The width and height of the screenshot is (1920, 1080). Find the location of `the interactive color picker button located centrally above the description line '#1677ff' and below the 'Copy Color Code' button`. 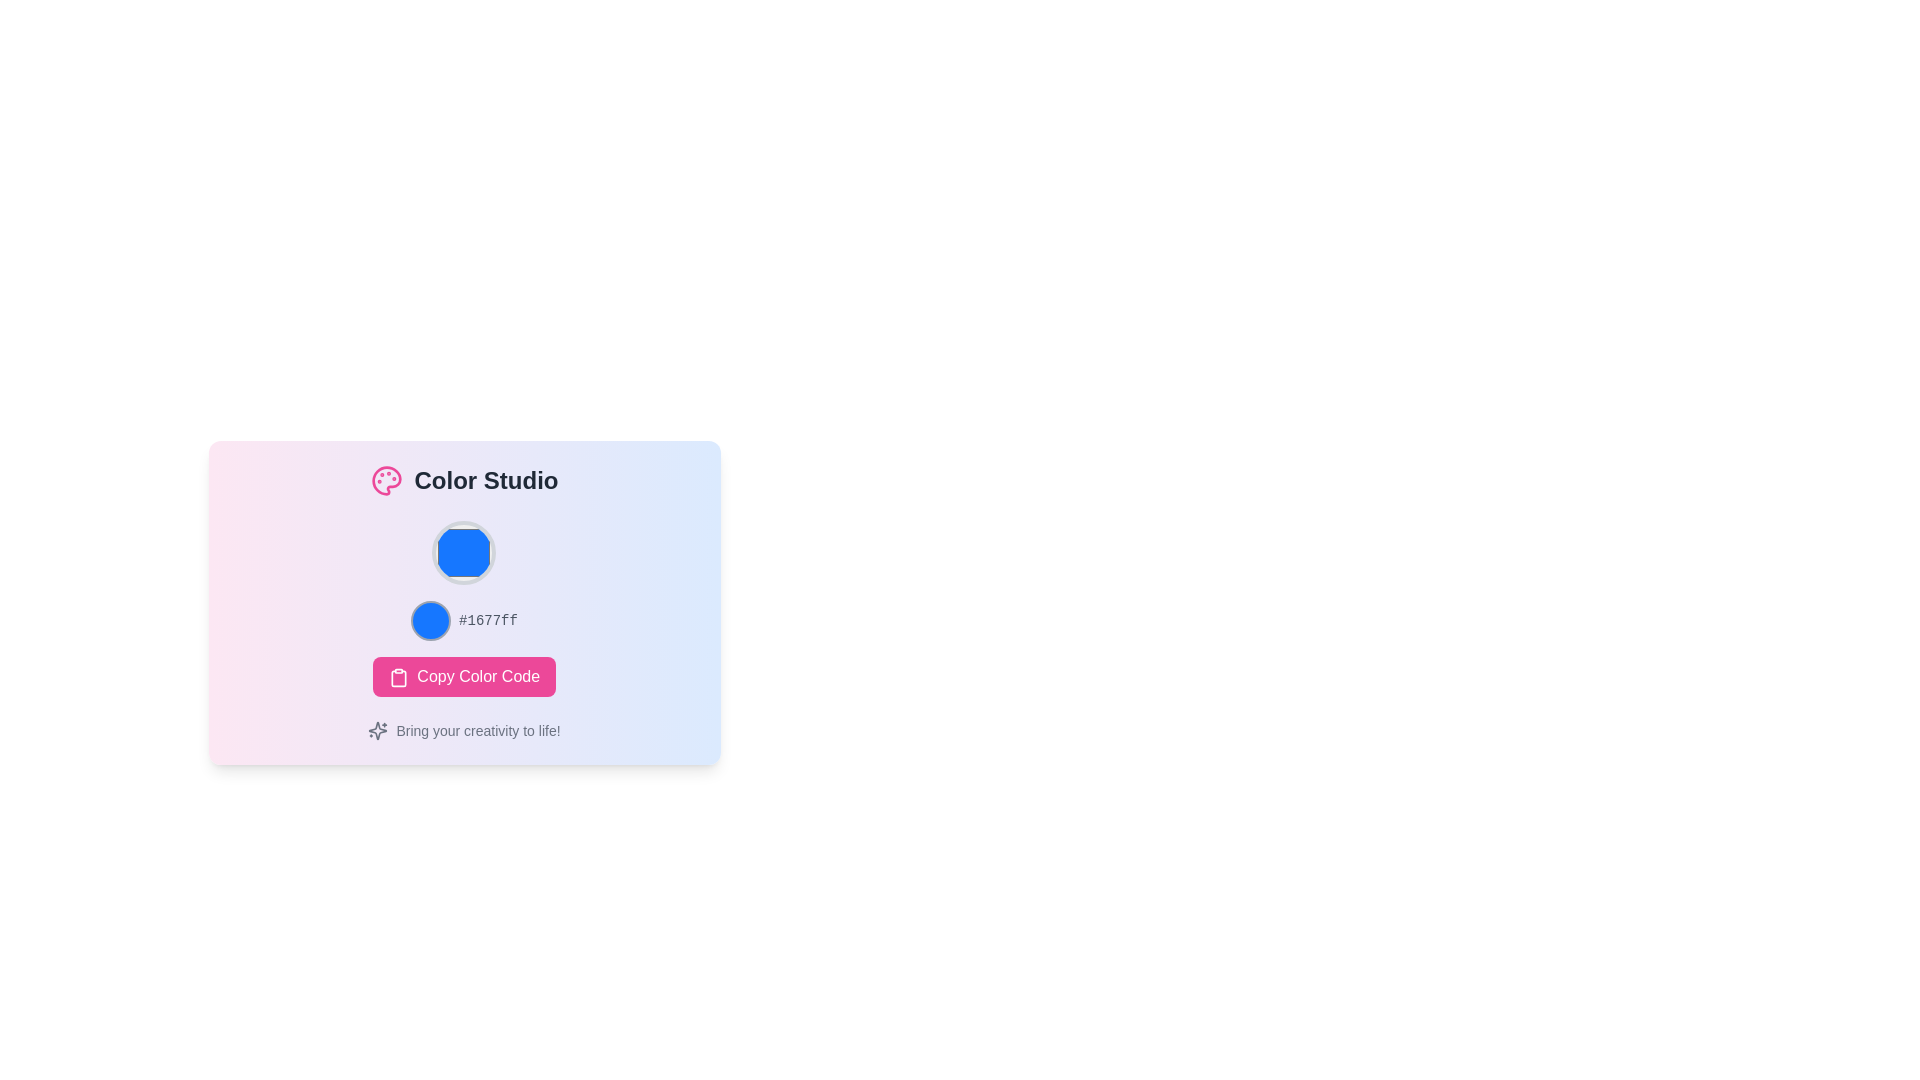

the interactive color picker button located centrally above the description line '#1677ff' and below the 'Copy Color Code' button is located at coordinates (463, 552).